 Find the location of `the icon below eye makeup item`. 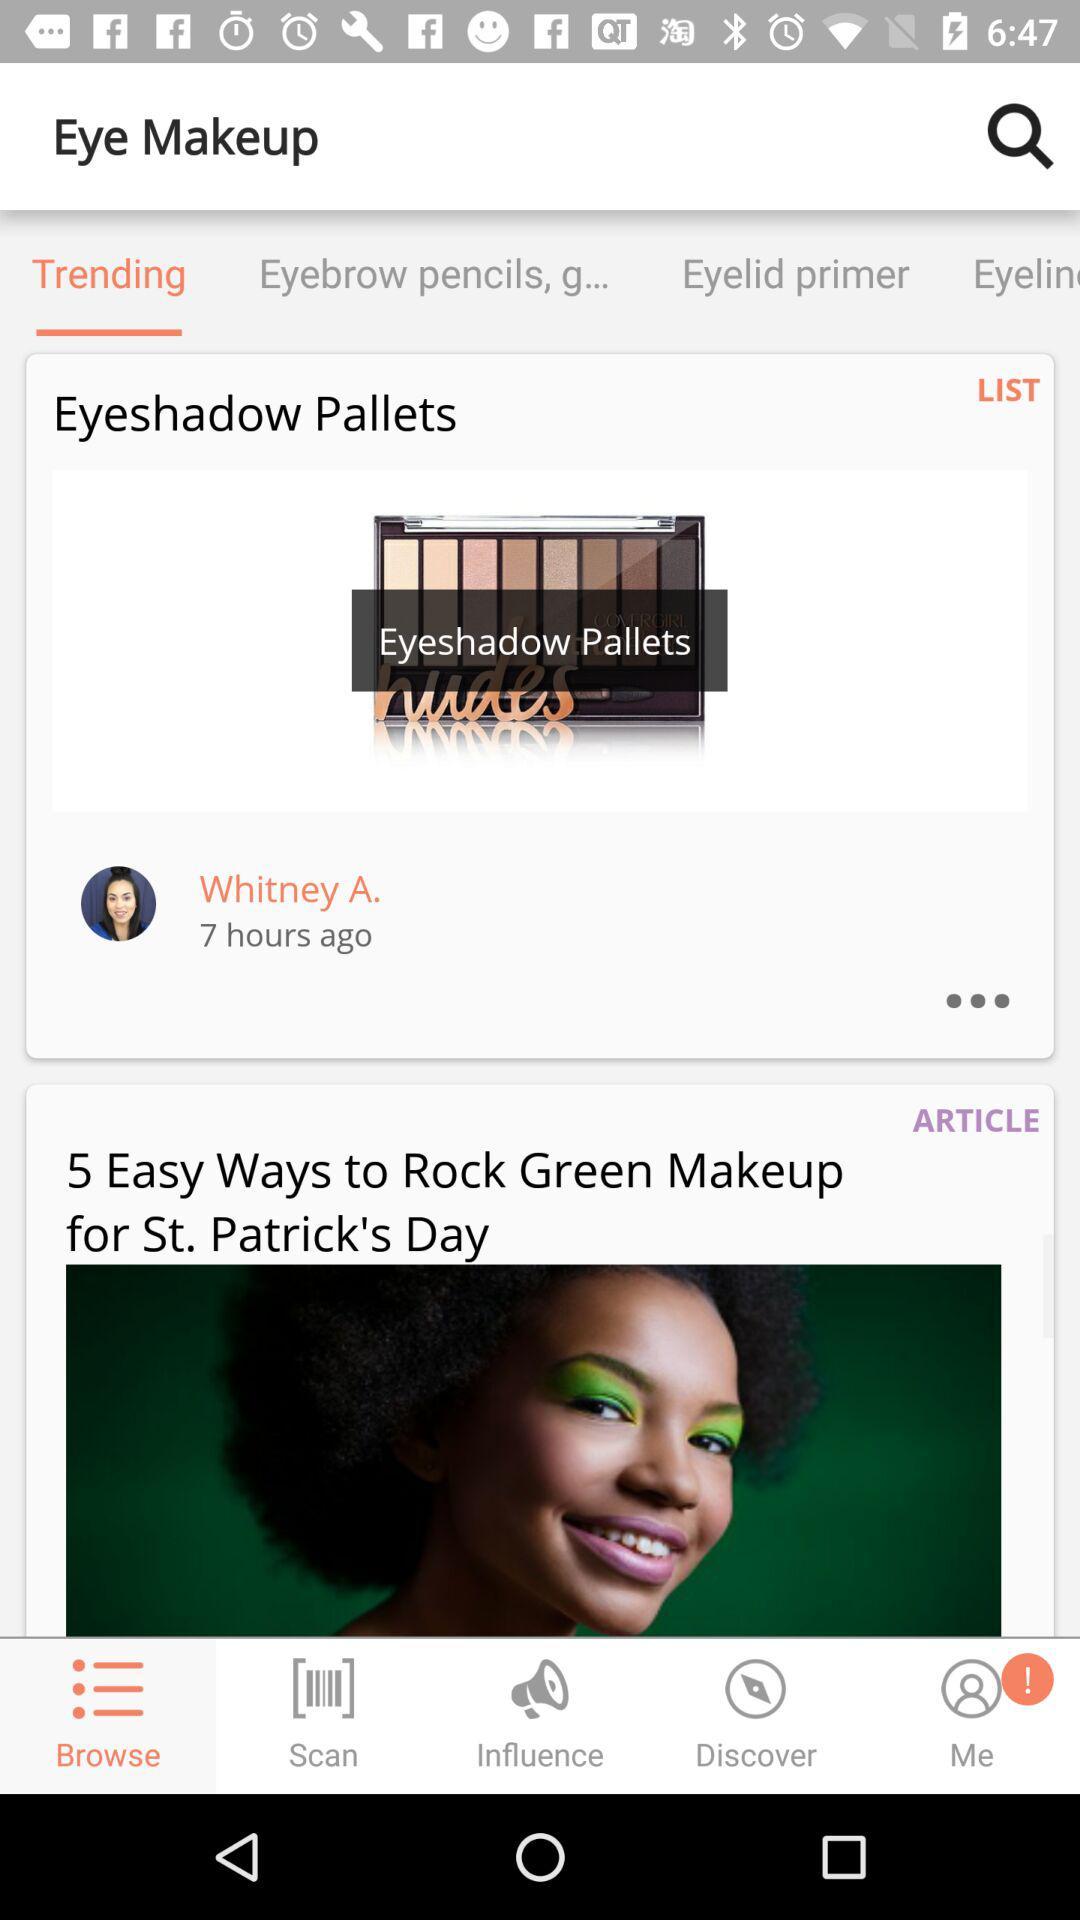

the icon below eye makeup item is located at coordinates (109, 272).